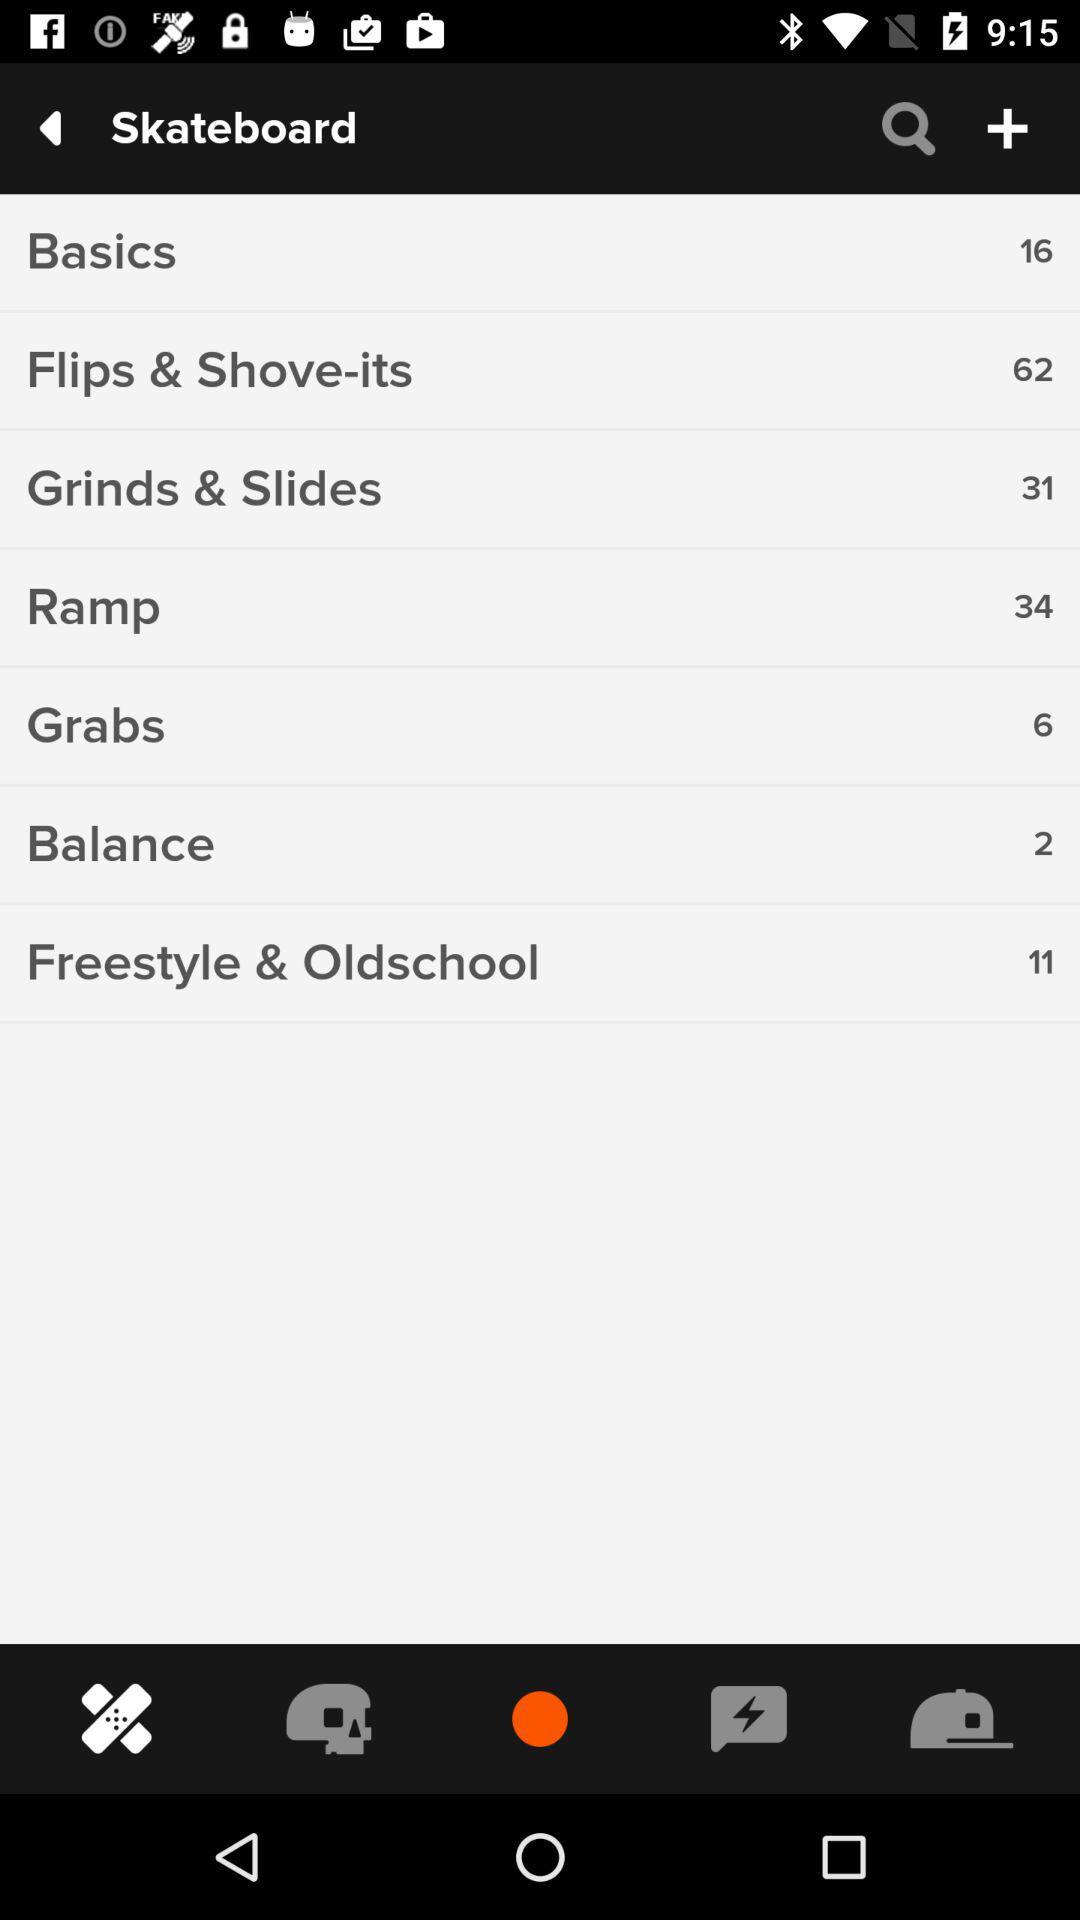  I want to click on the search icon, so click(908, 127).